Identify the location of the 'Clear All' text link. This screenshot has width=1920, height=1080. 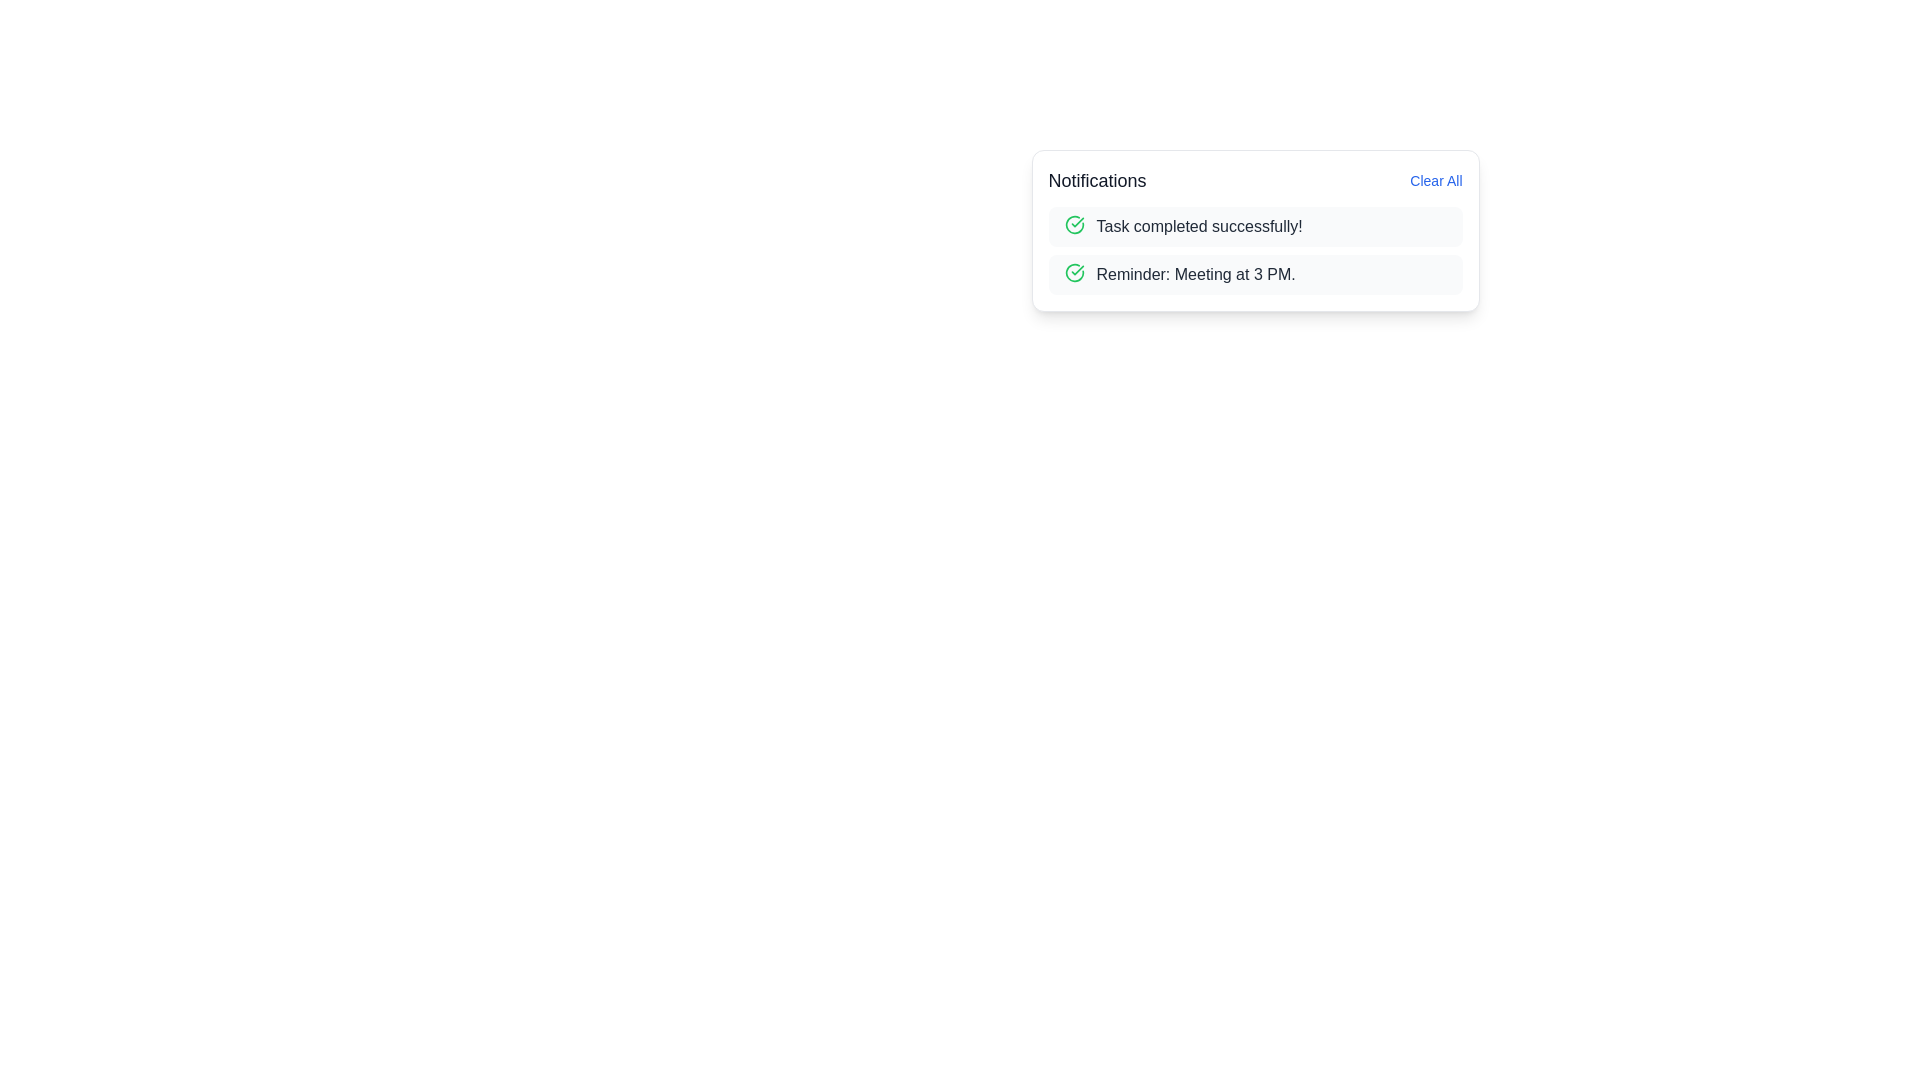
(1435, 181).